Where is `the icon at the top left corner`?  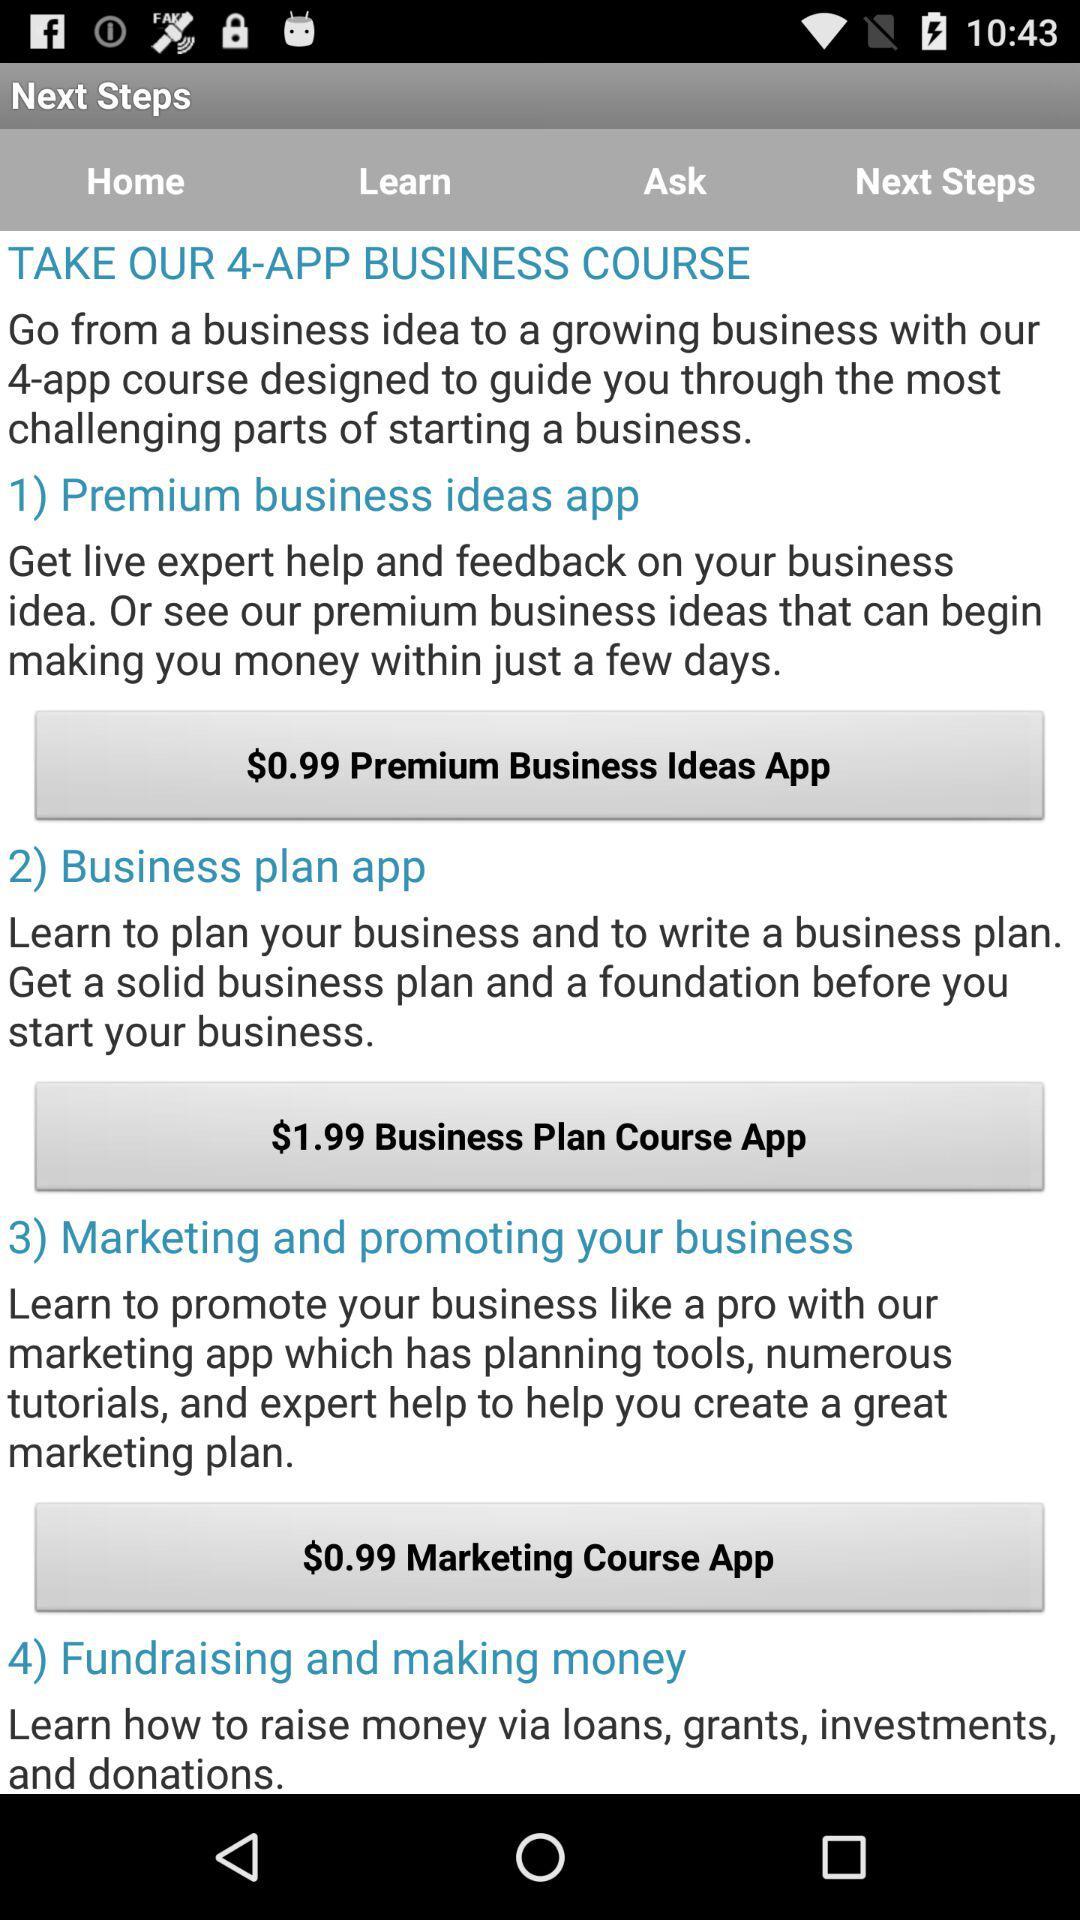 the icon at the top left corner is located at coordinates (135, 180).